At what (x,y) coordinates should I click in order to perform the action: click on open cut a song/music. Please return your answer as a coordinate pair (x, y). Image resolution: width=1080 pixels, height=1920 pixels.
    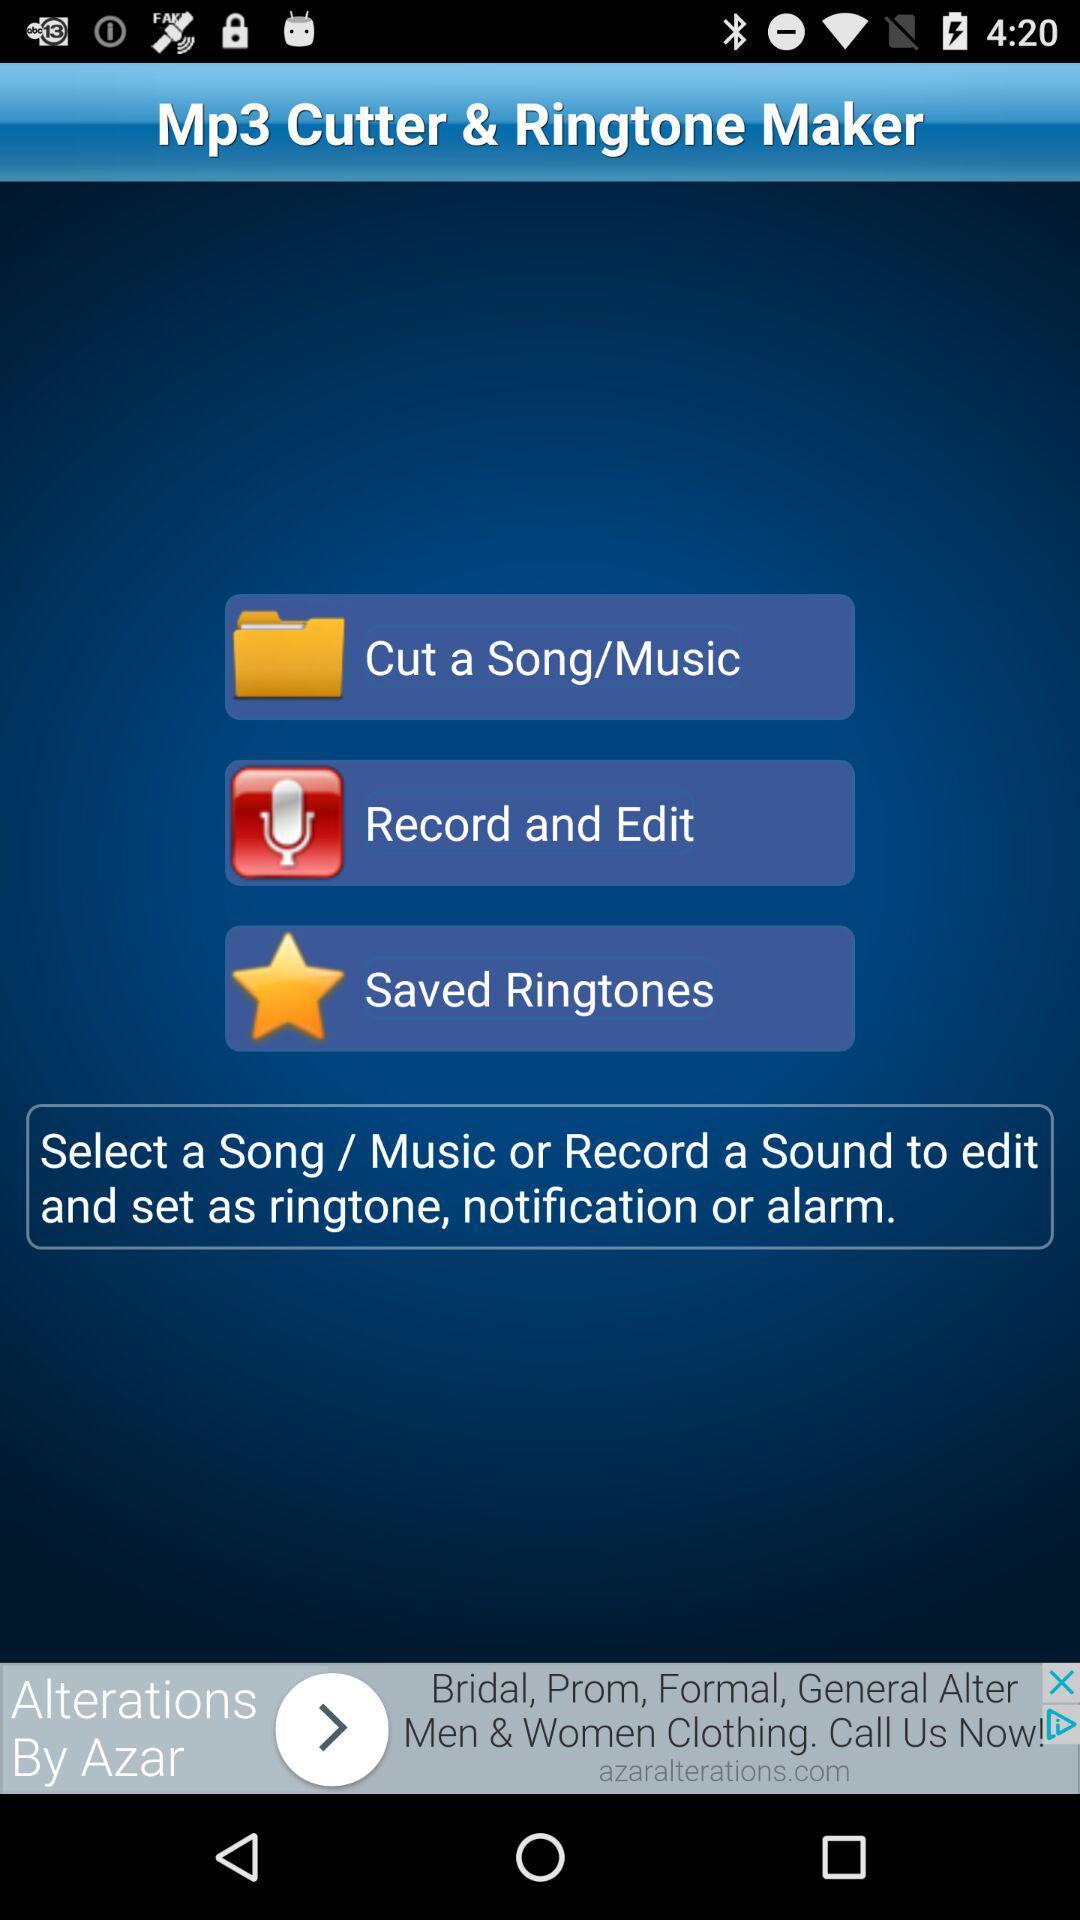
    Looking at the image, I should click on (288, 657).